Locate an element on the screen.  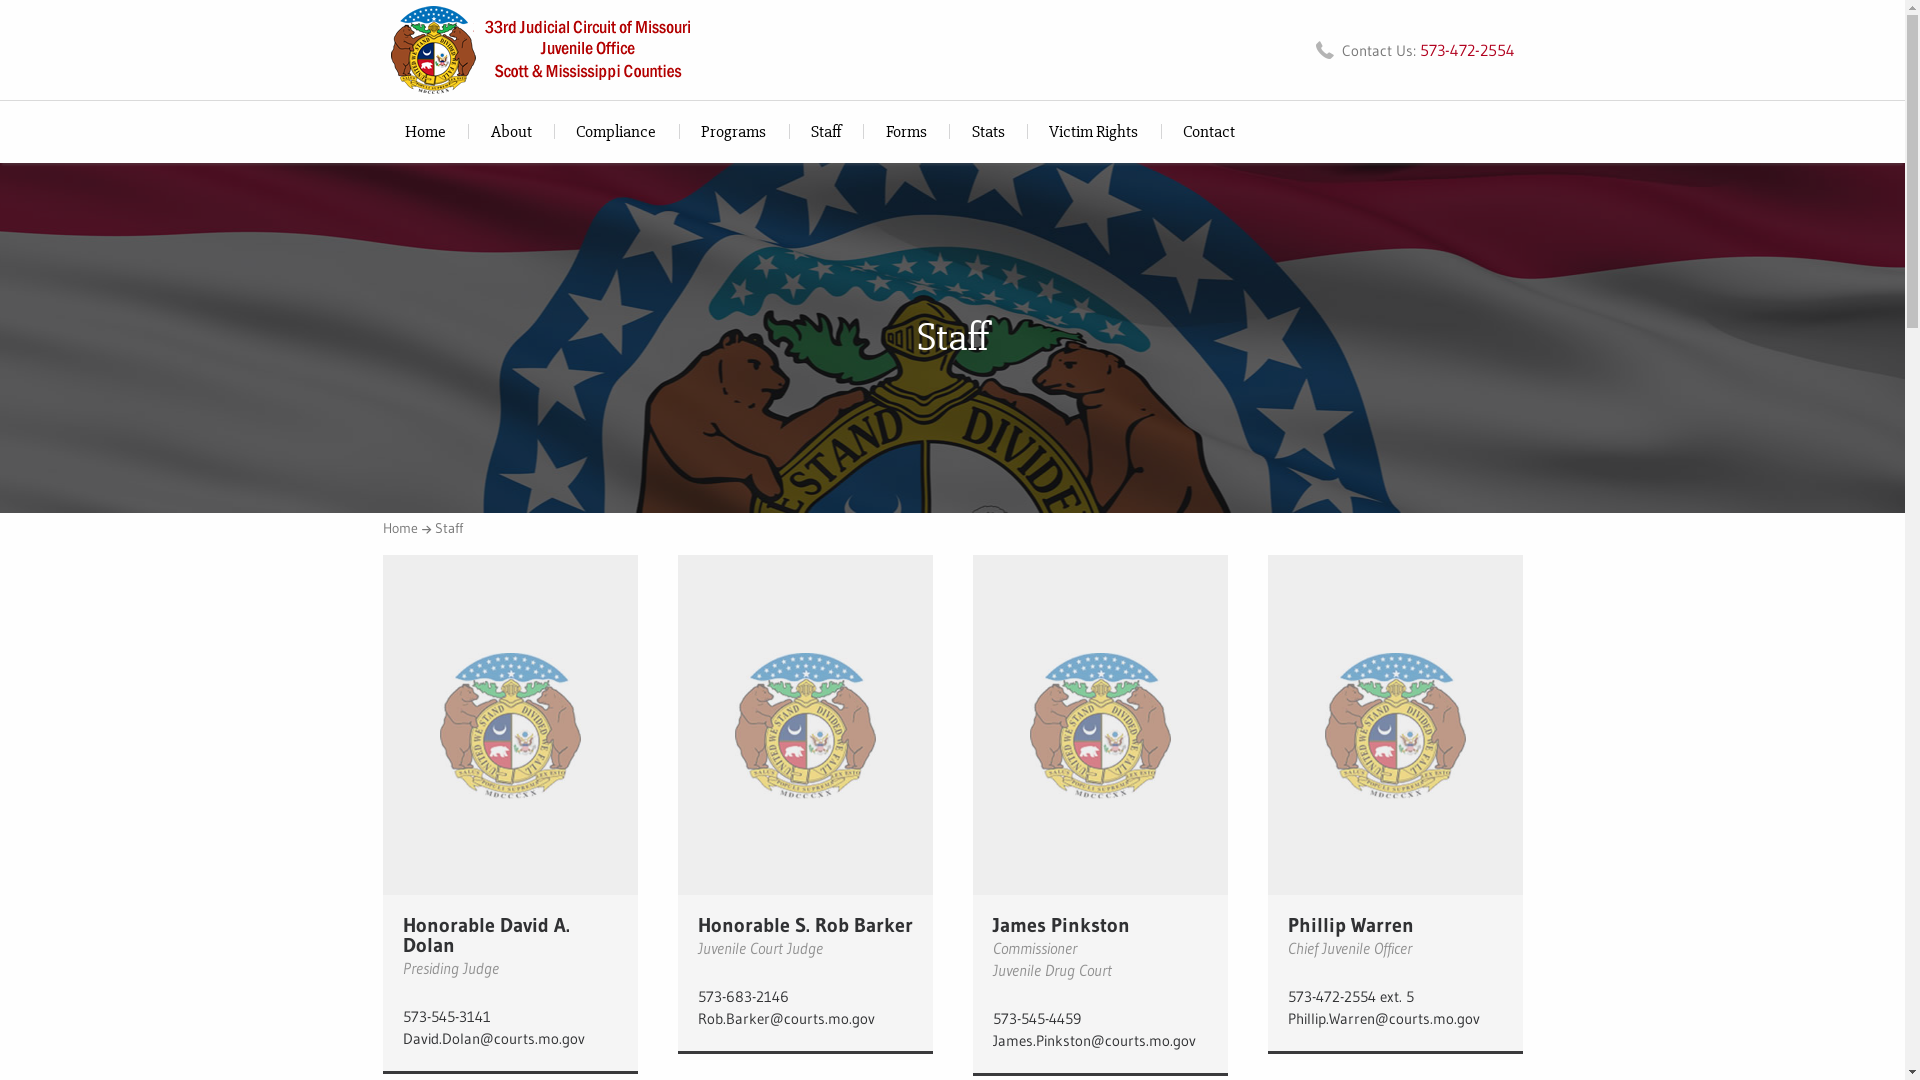
'Forms' is located at coordinates (905, 131).